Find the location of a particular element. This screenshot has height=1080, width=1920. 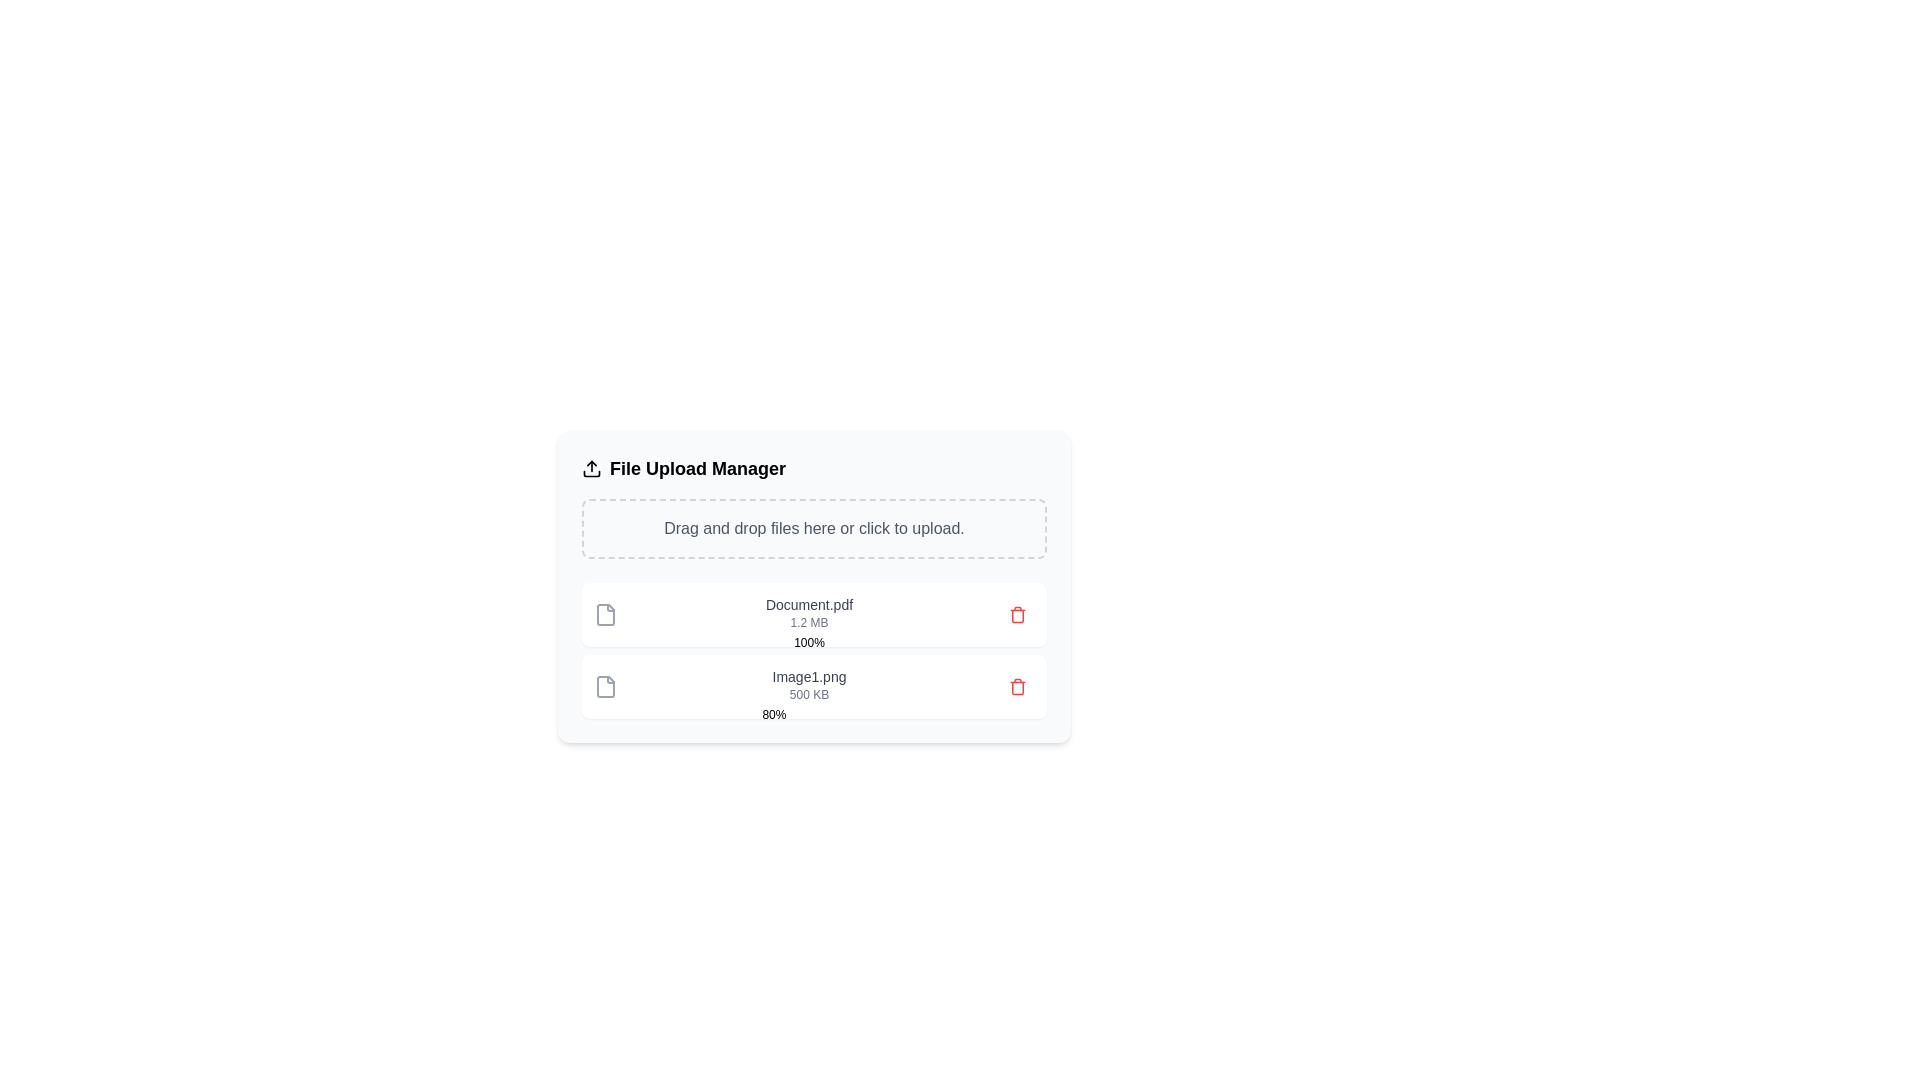

the document icon located next to the filename 'Image1.png' in the bottom row of the visible file list, which has a neutral gray color scheme and is styled with an outline is located at coordinates (604, 685).